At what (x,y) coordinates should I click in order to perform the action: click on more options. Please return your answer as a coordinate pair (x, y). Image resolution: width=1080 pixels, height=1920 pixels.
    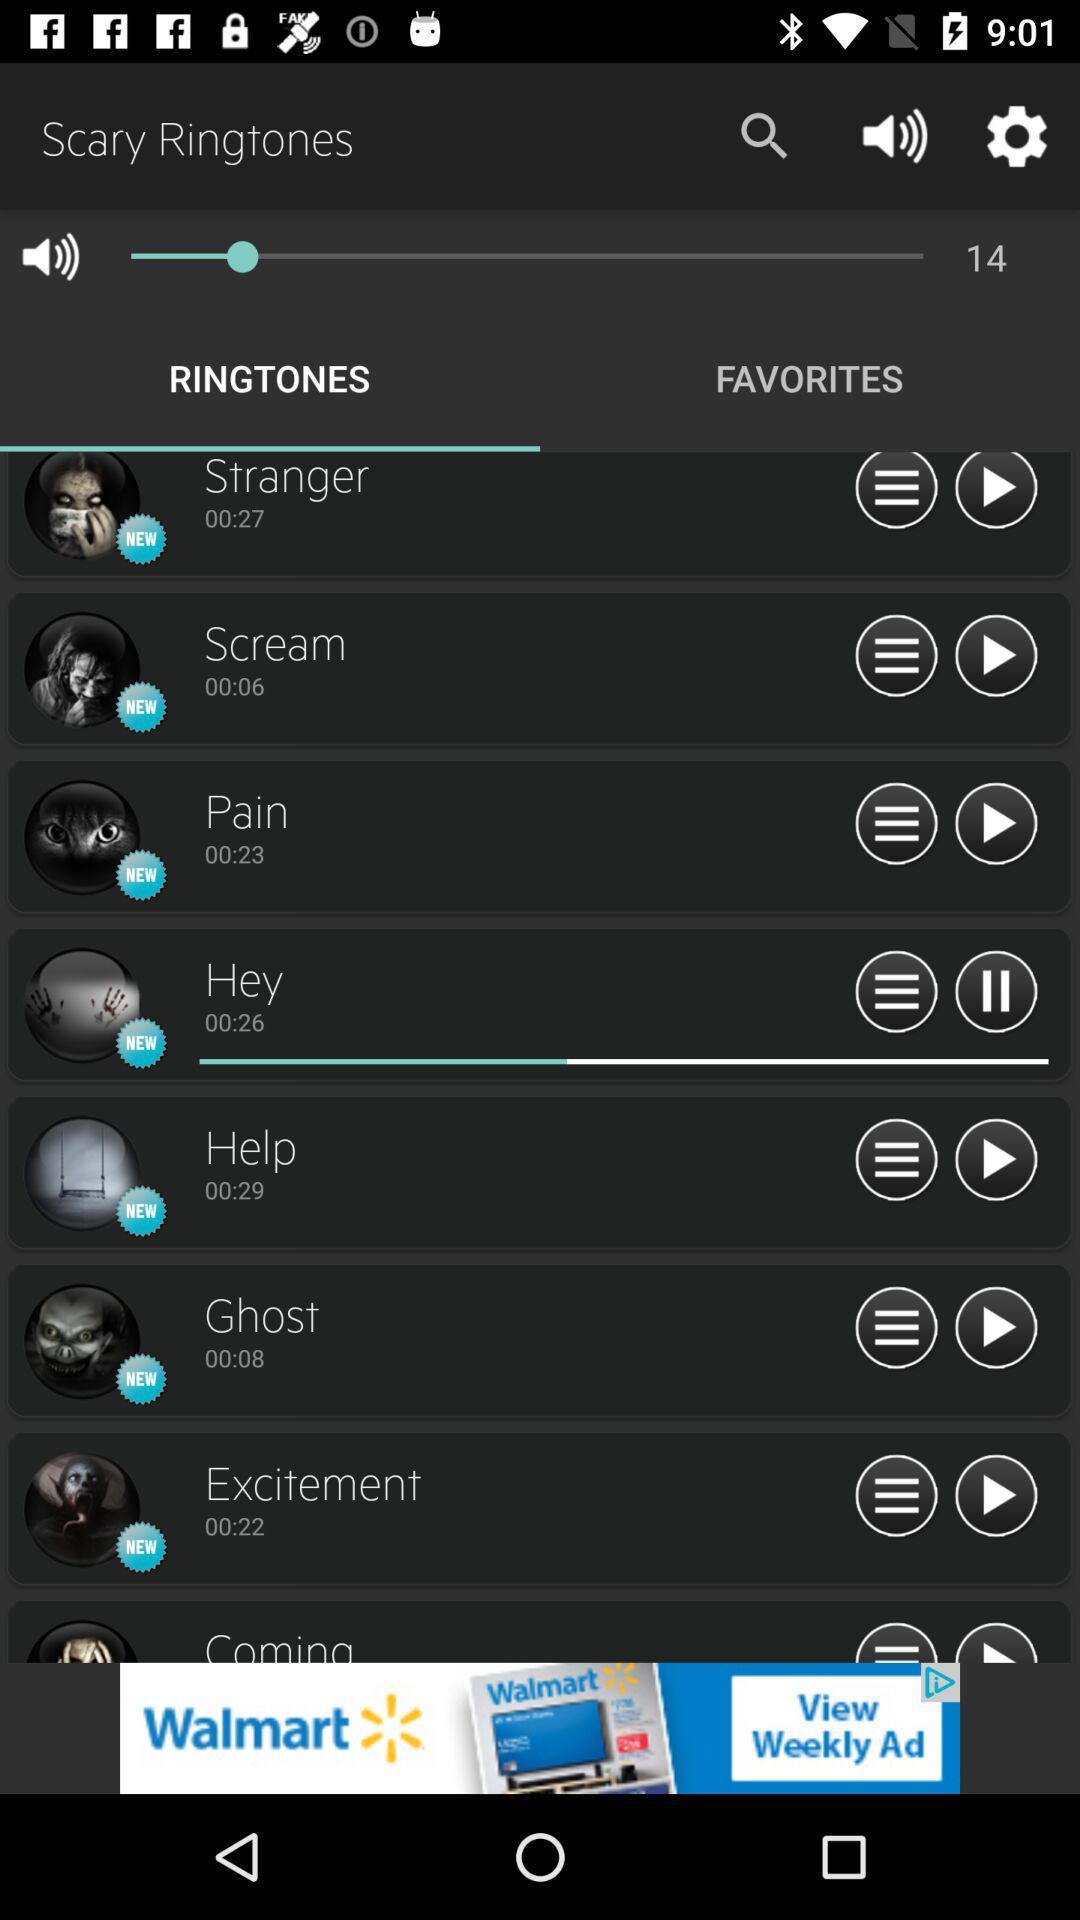
    Looking at the image, I should click on (895, 657).